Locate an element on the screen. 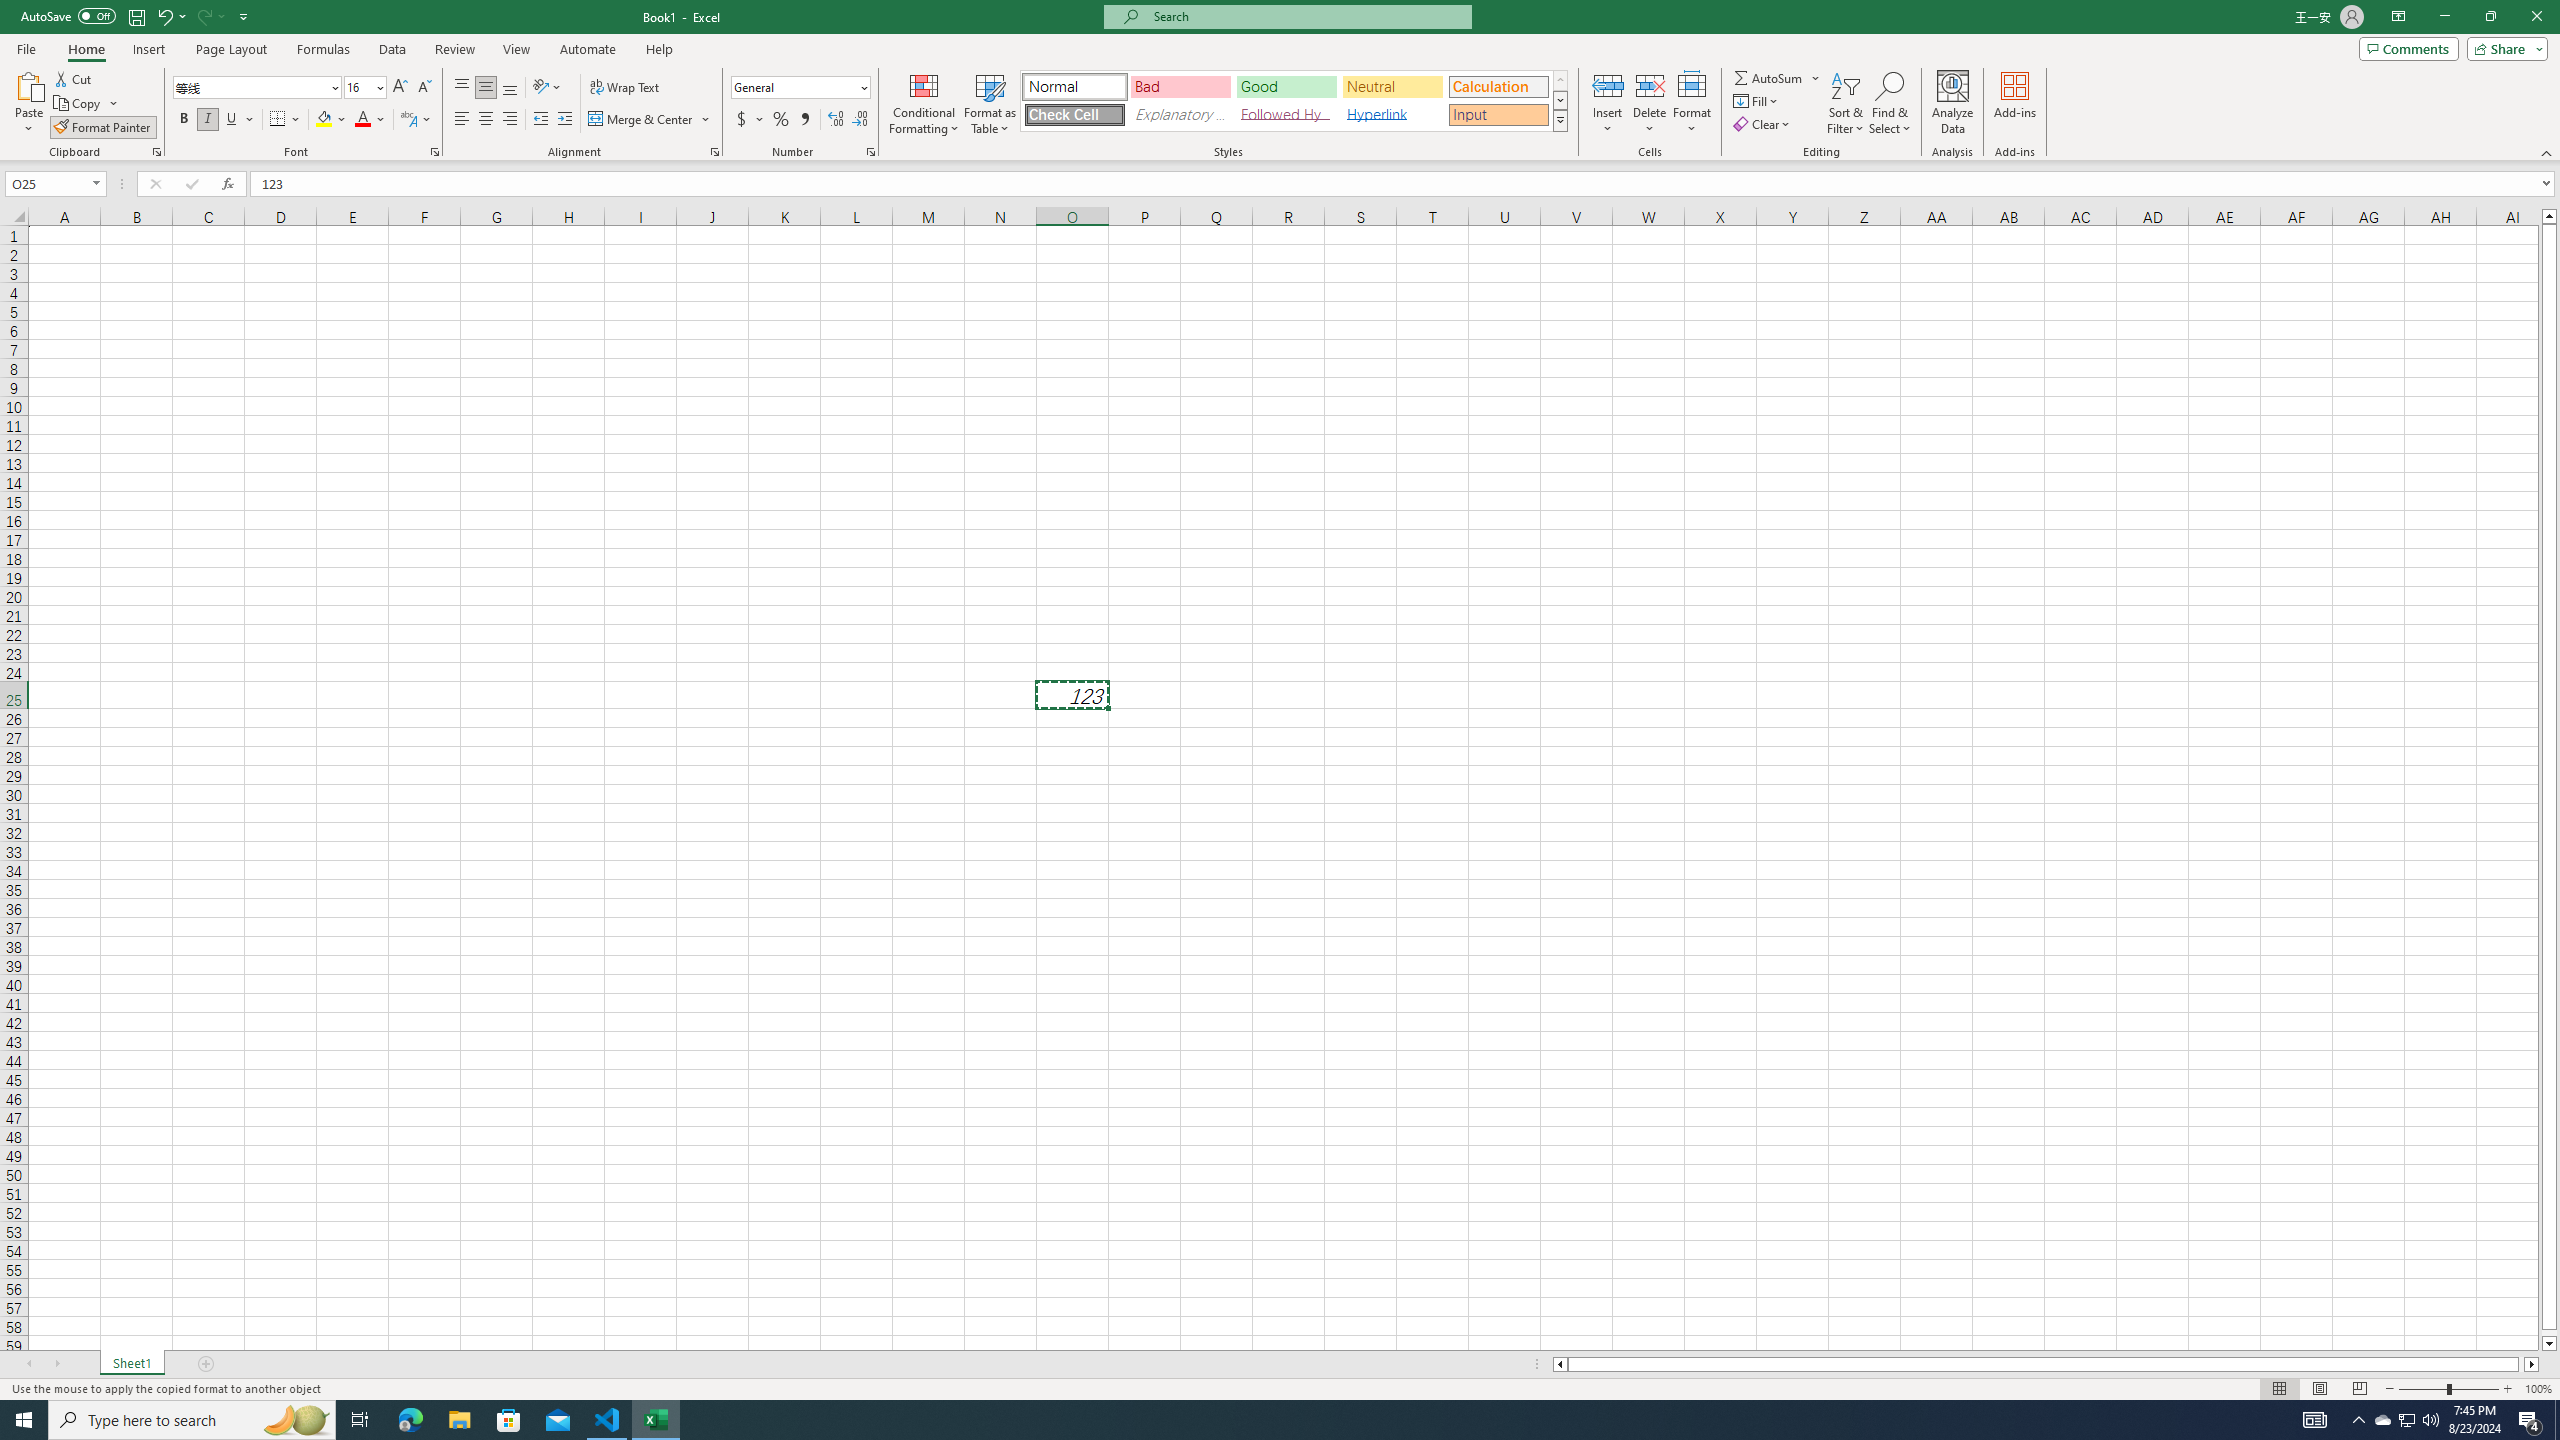  'Hyperlink' is located at coordinates (1391, 114).